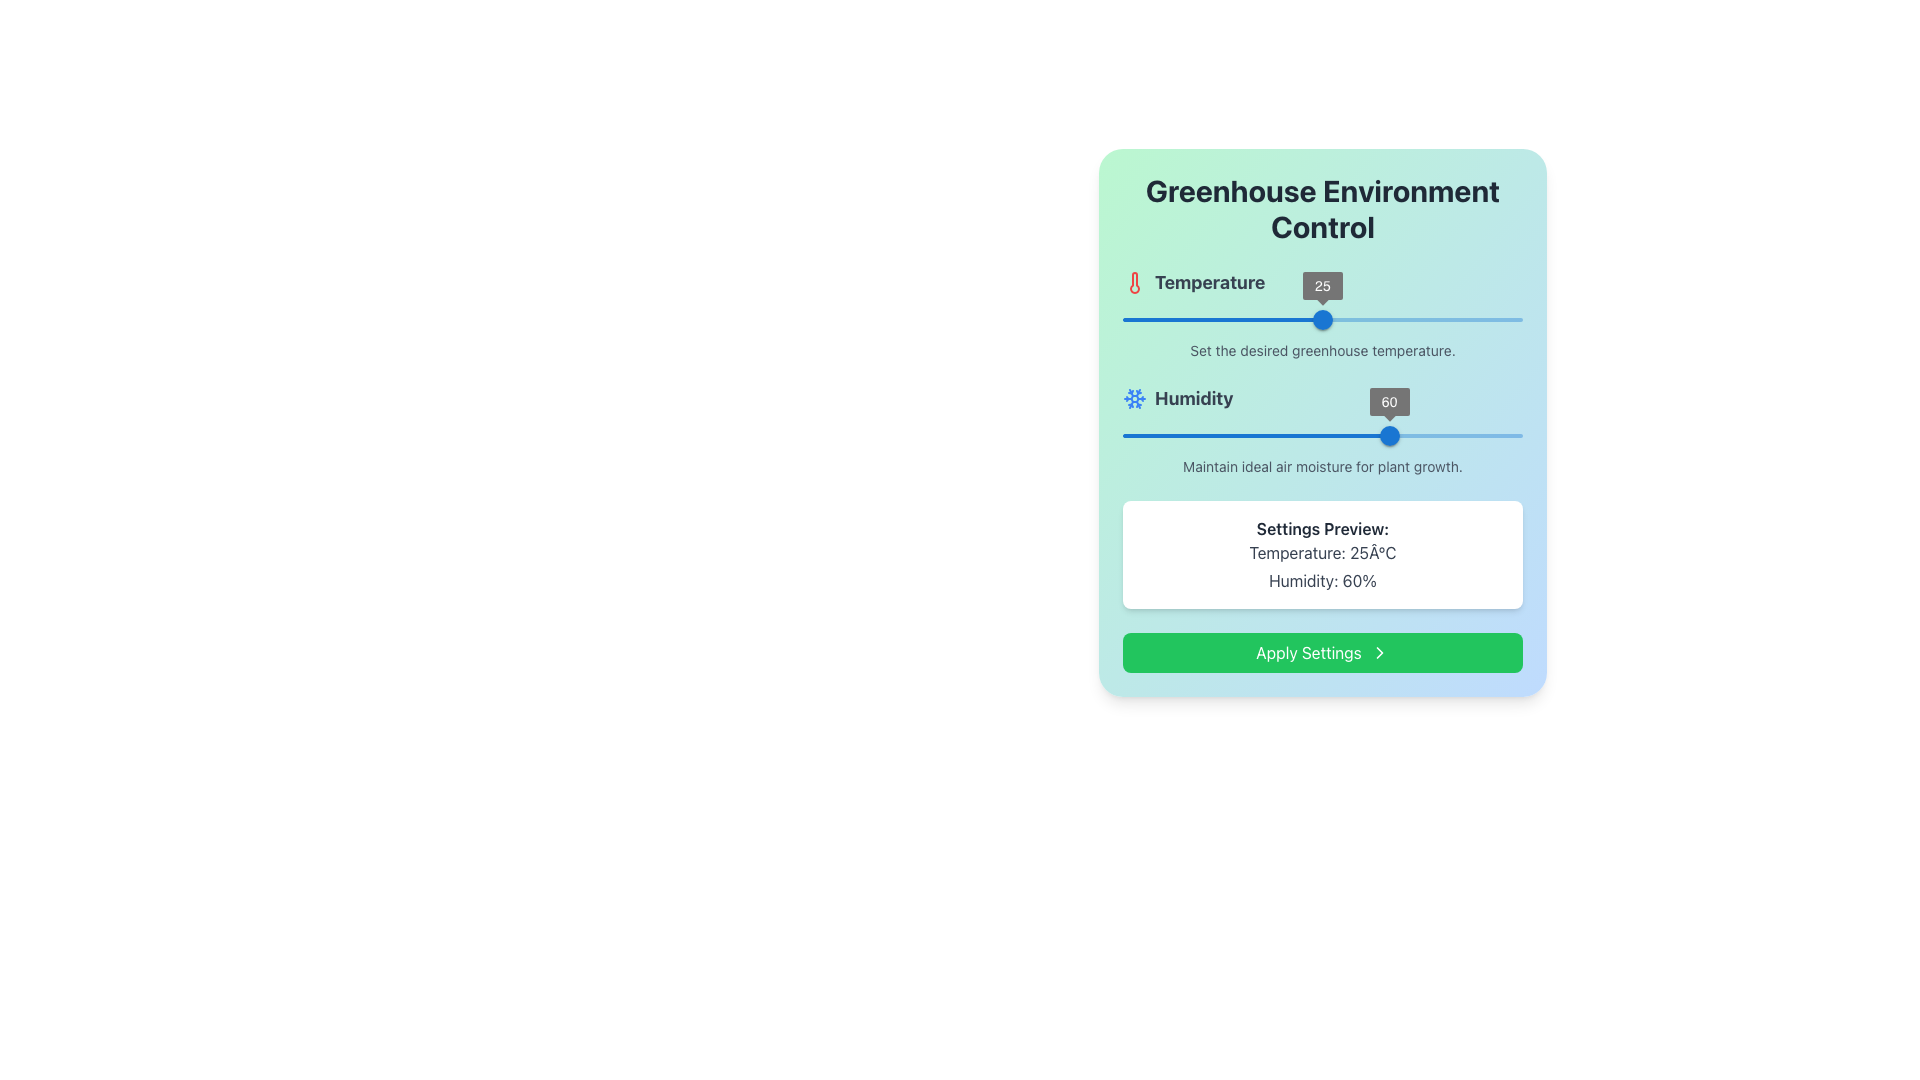 The height and width of the screenshot is (1080, 1920). Describe the element at coordinates (1195, 434) in the screenshot. I see `the humidity level` at that location.